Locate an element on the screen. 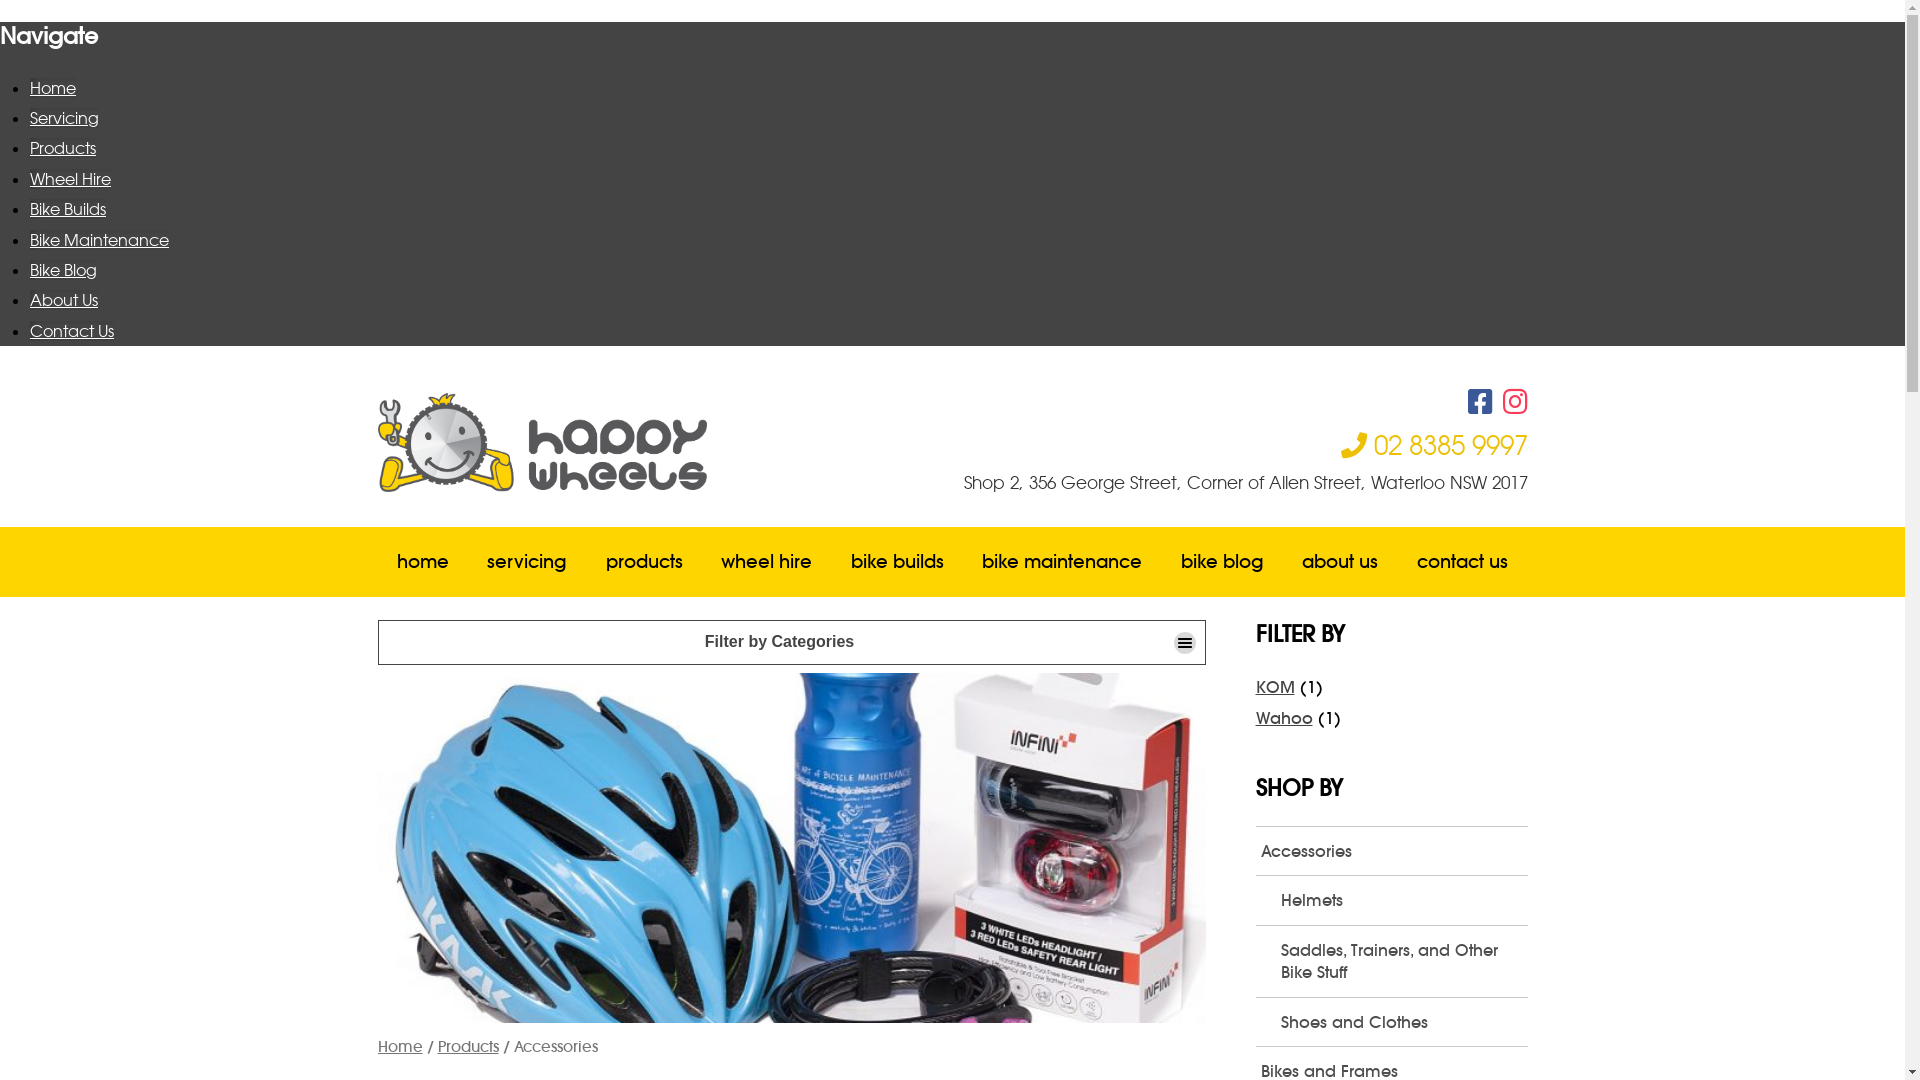  'KOM' is located at coordinates (1274, 685).